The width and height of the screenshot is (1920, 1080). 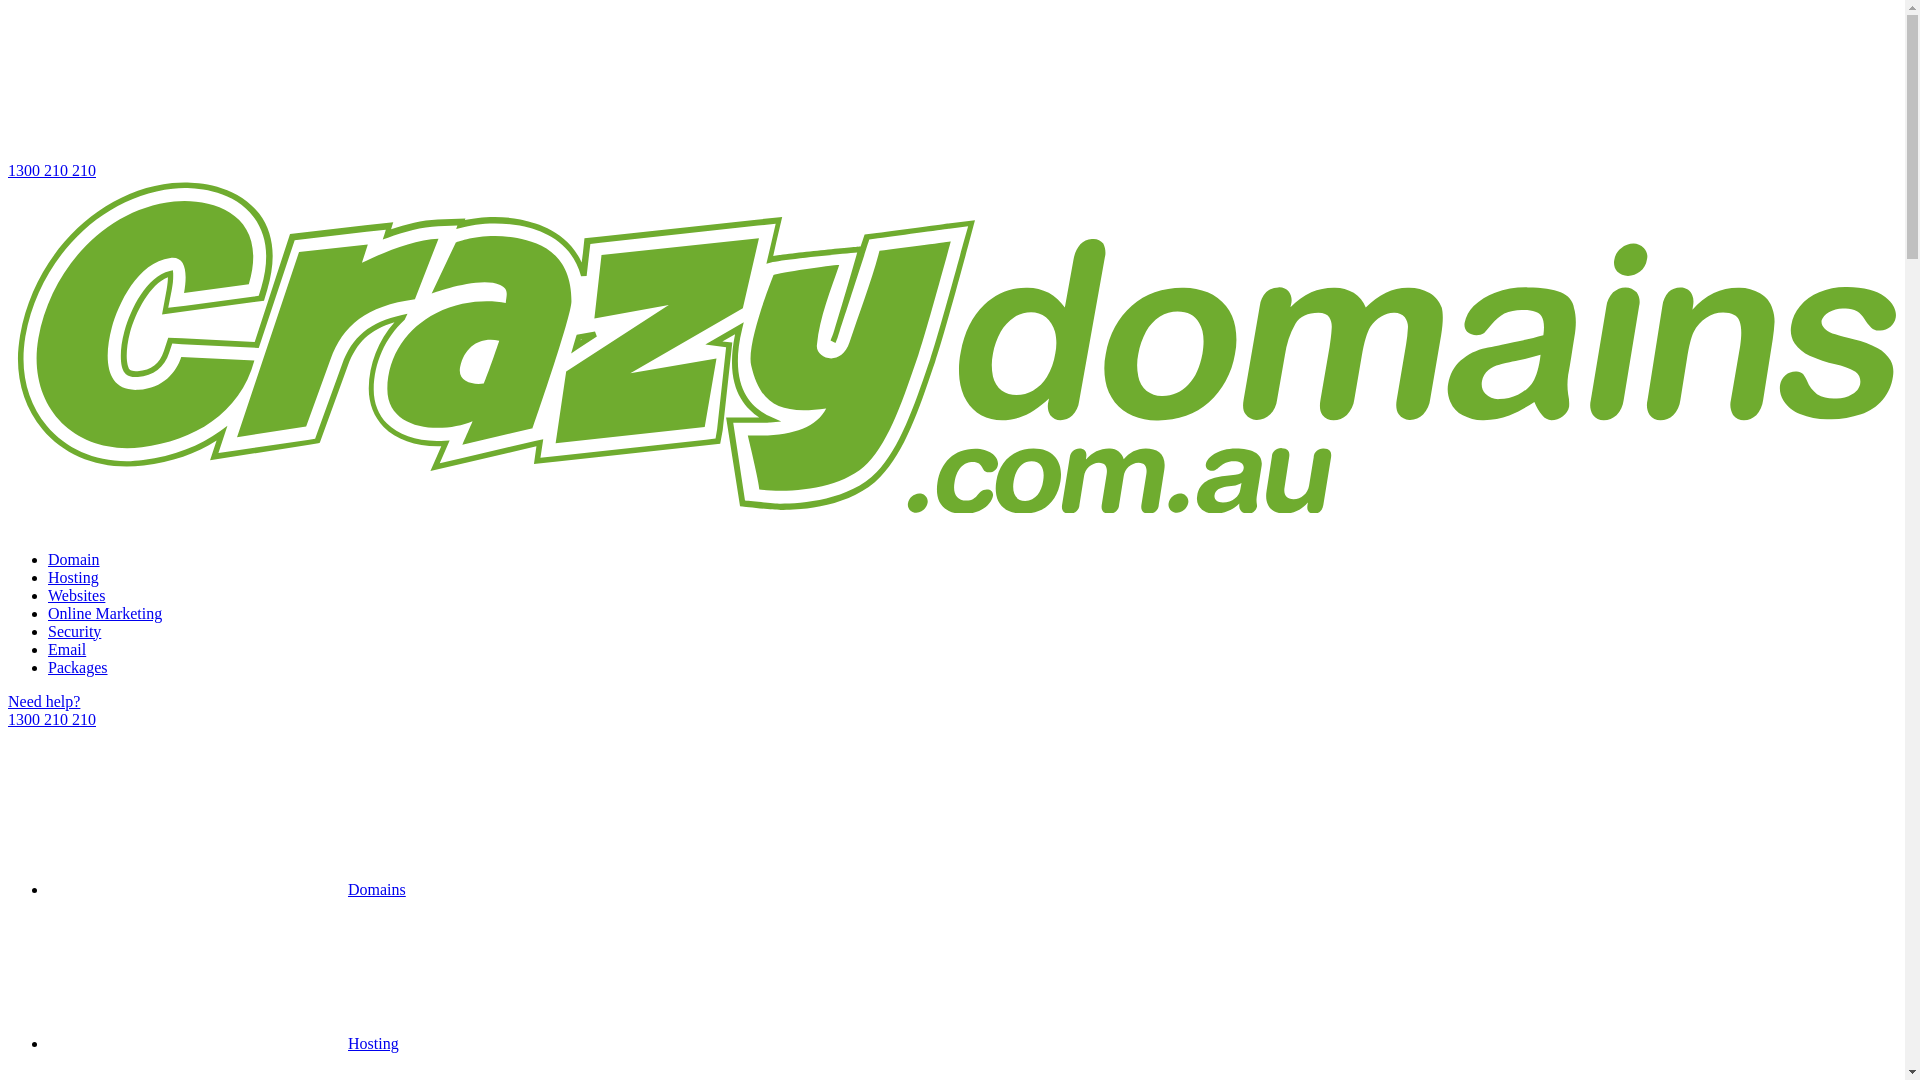 I want to click on 'Security', so click(x=74, y=631).